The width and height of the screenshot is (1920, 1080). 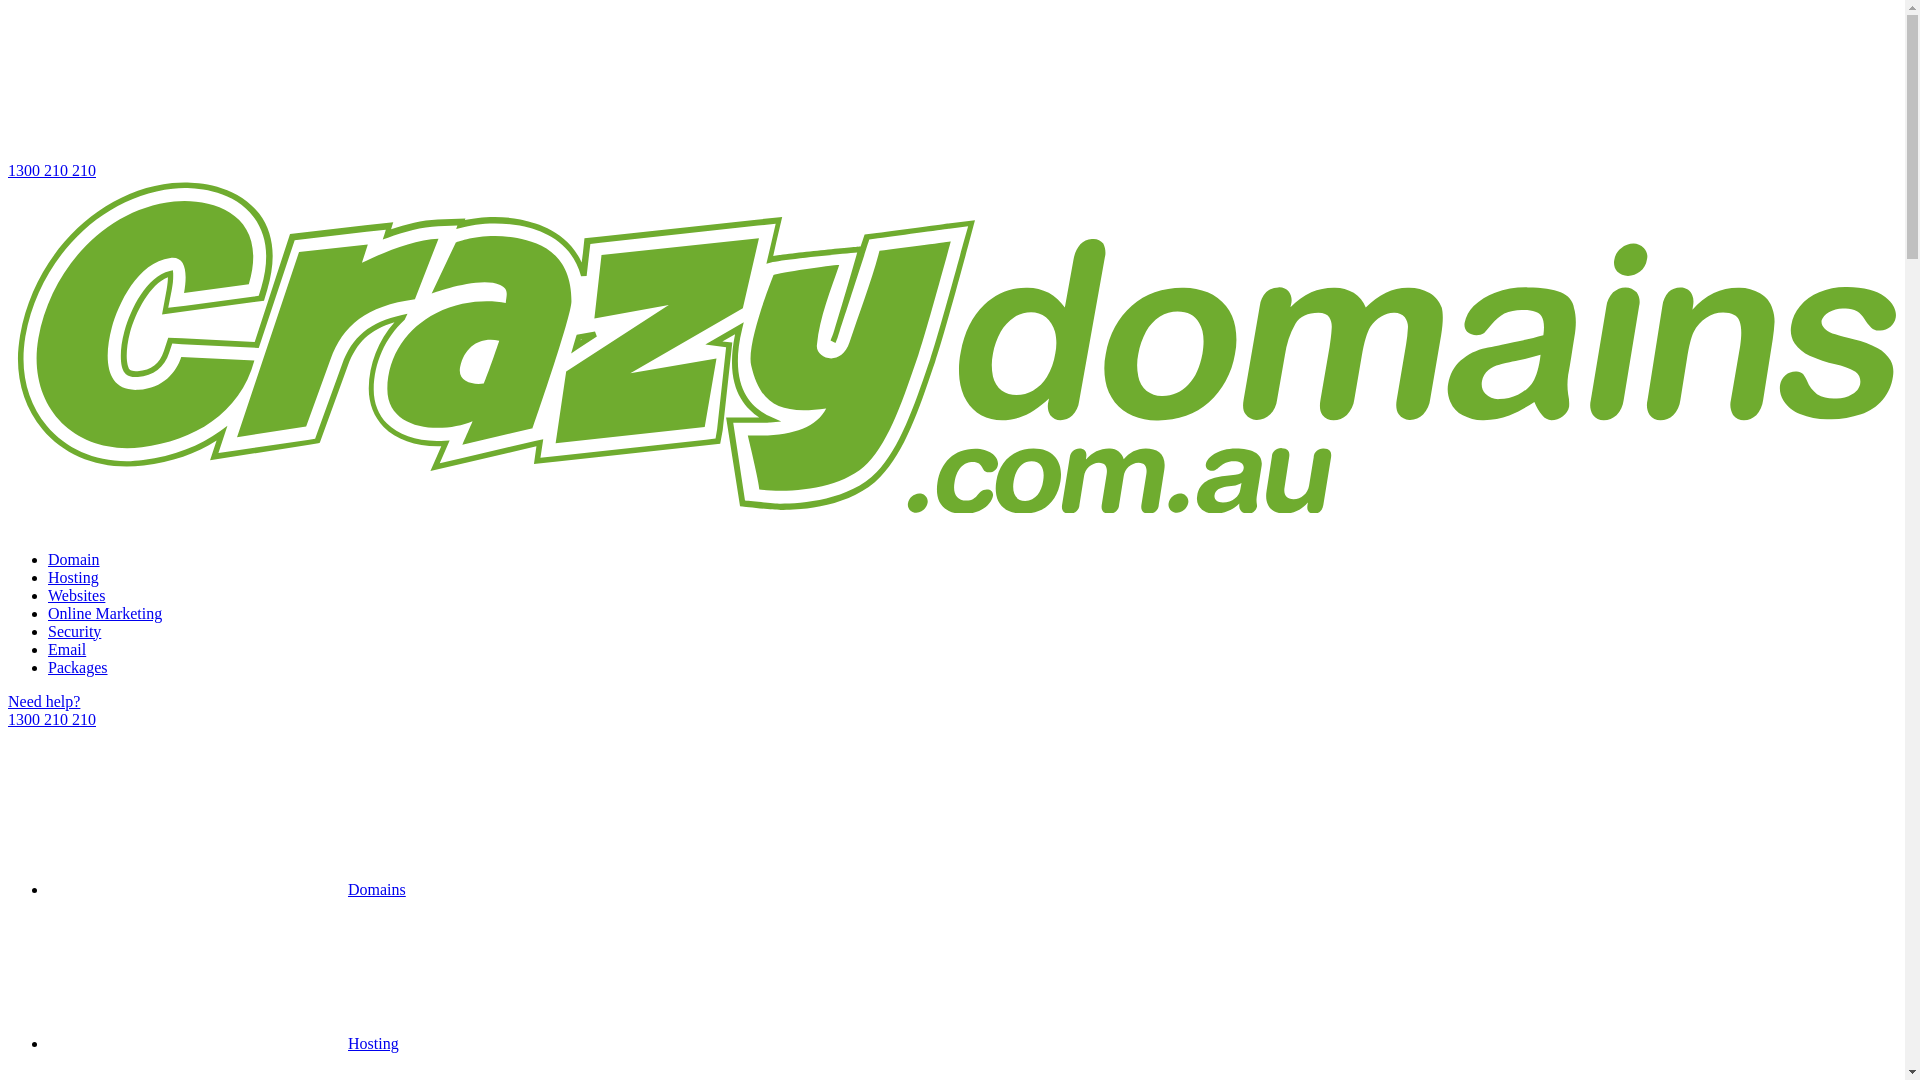 I want to click on 'Security', so click(x=74, y=631).